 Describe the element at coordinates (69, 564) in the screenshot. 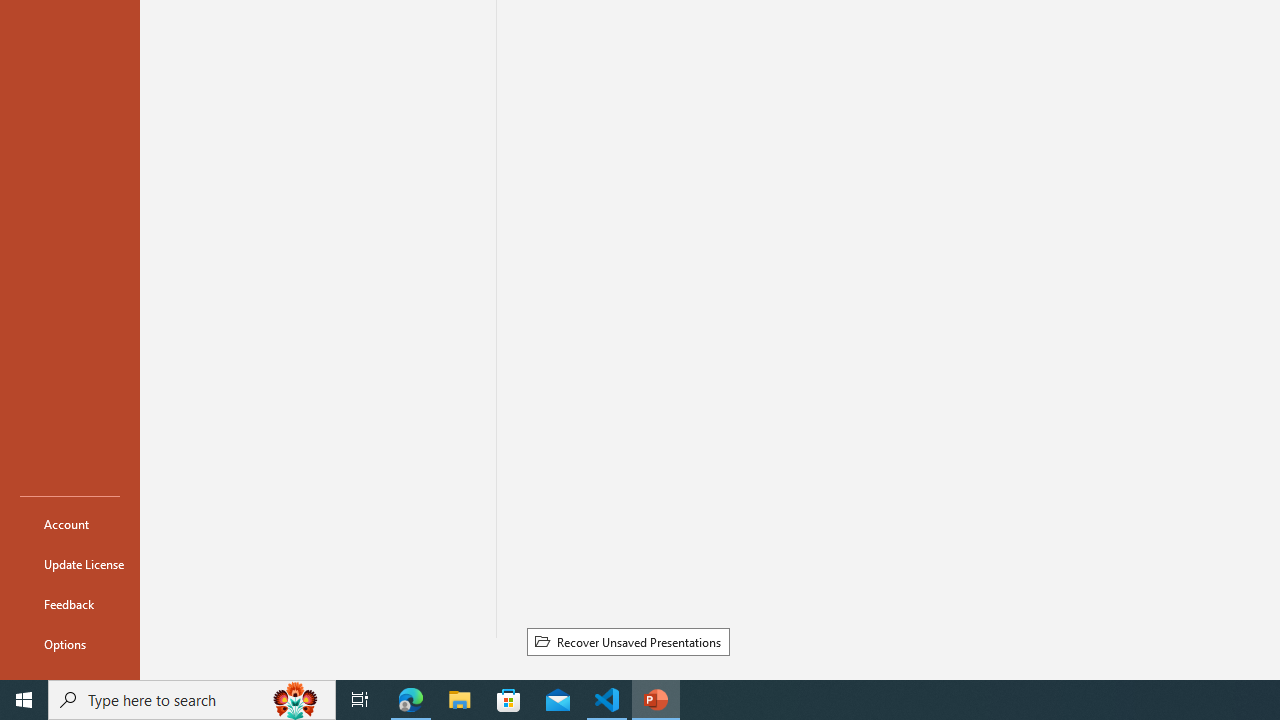

I see `'Update License'` at that location.